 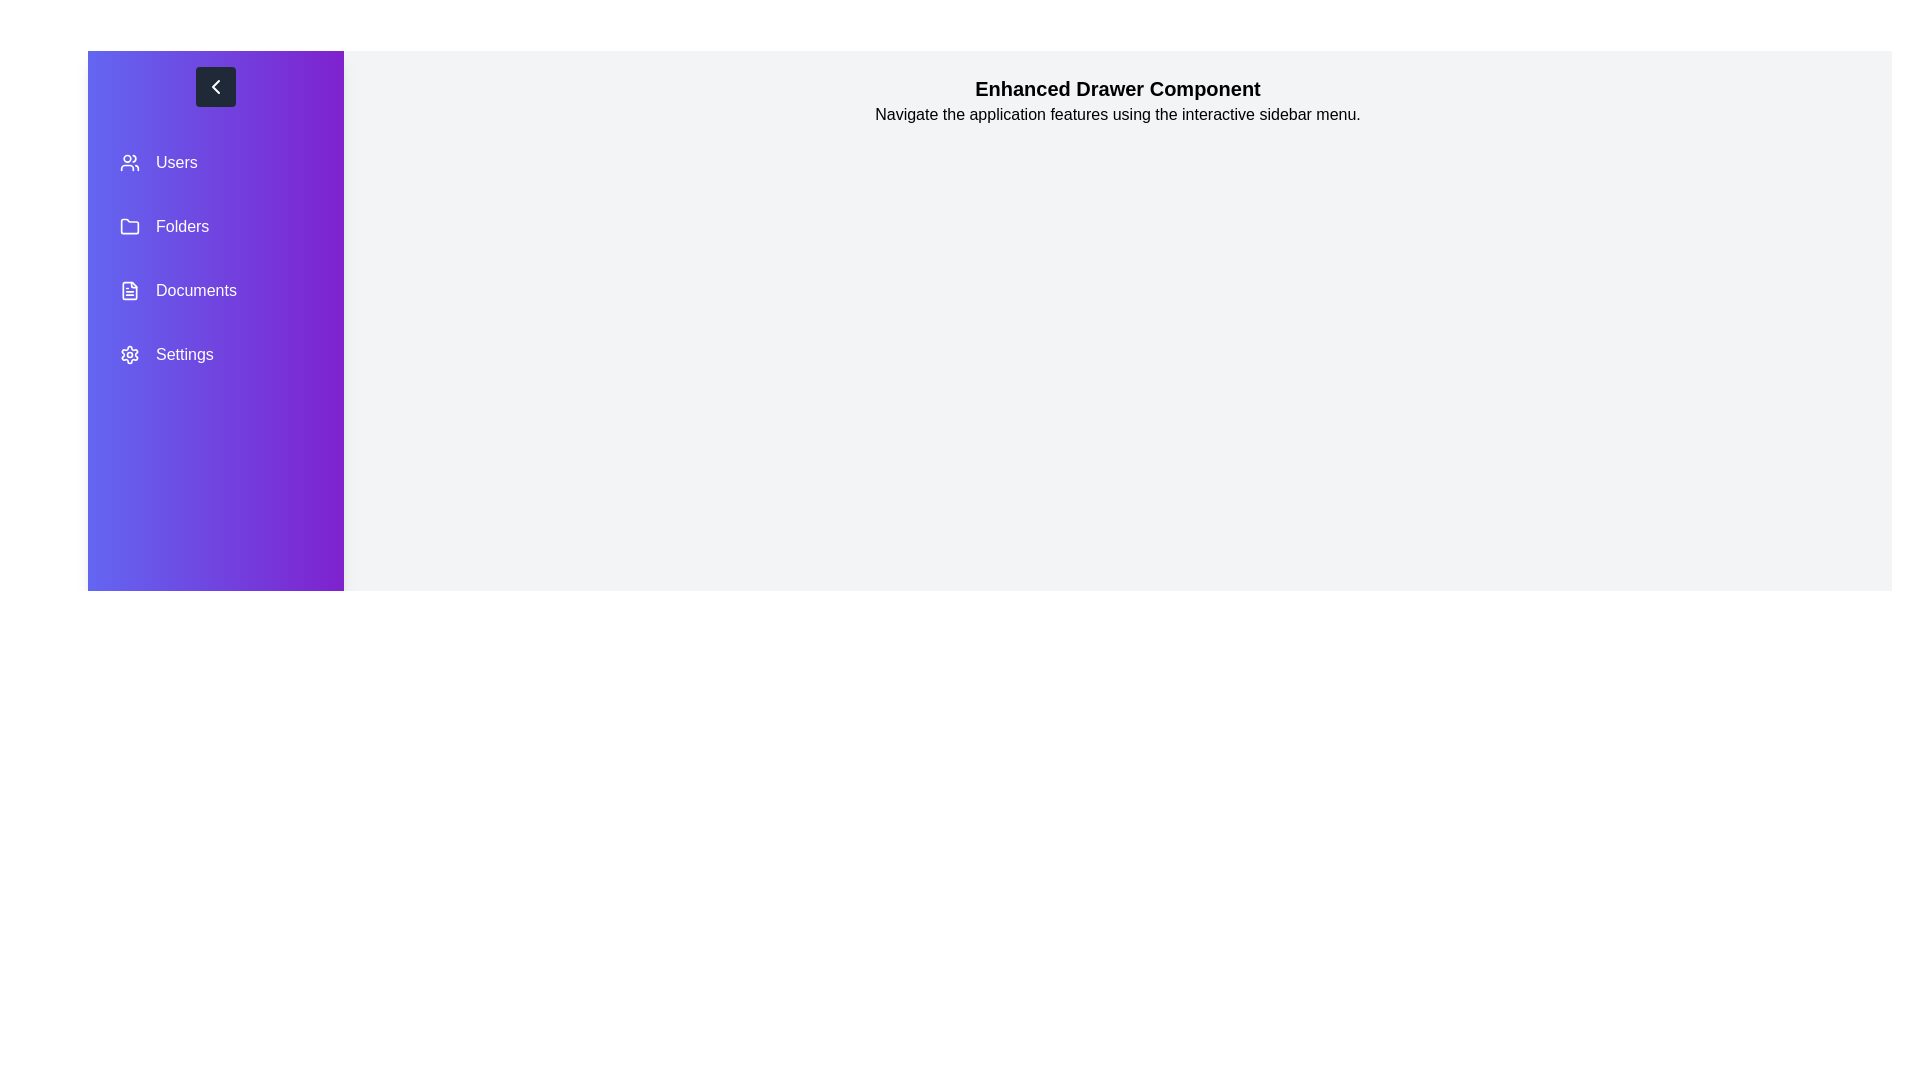 I want to click on the menu item labeled Users to observe the hover effect, so click(x=216, y=161).